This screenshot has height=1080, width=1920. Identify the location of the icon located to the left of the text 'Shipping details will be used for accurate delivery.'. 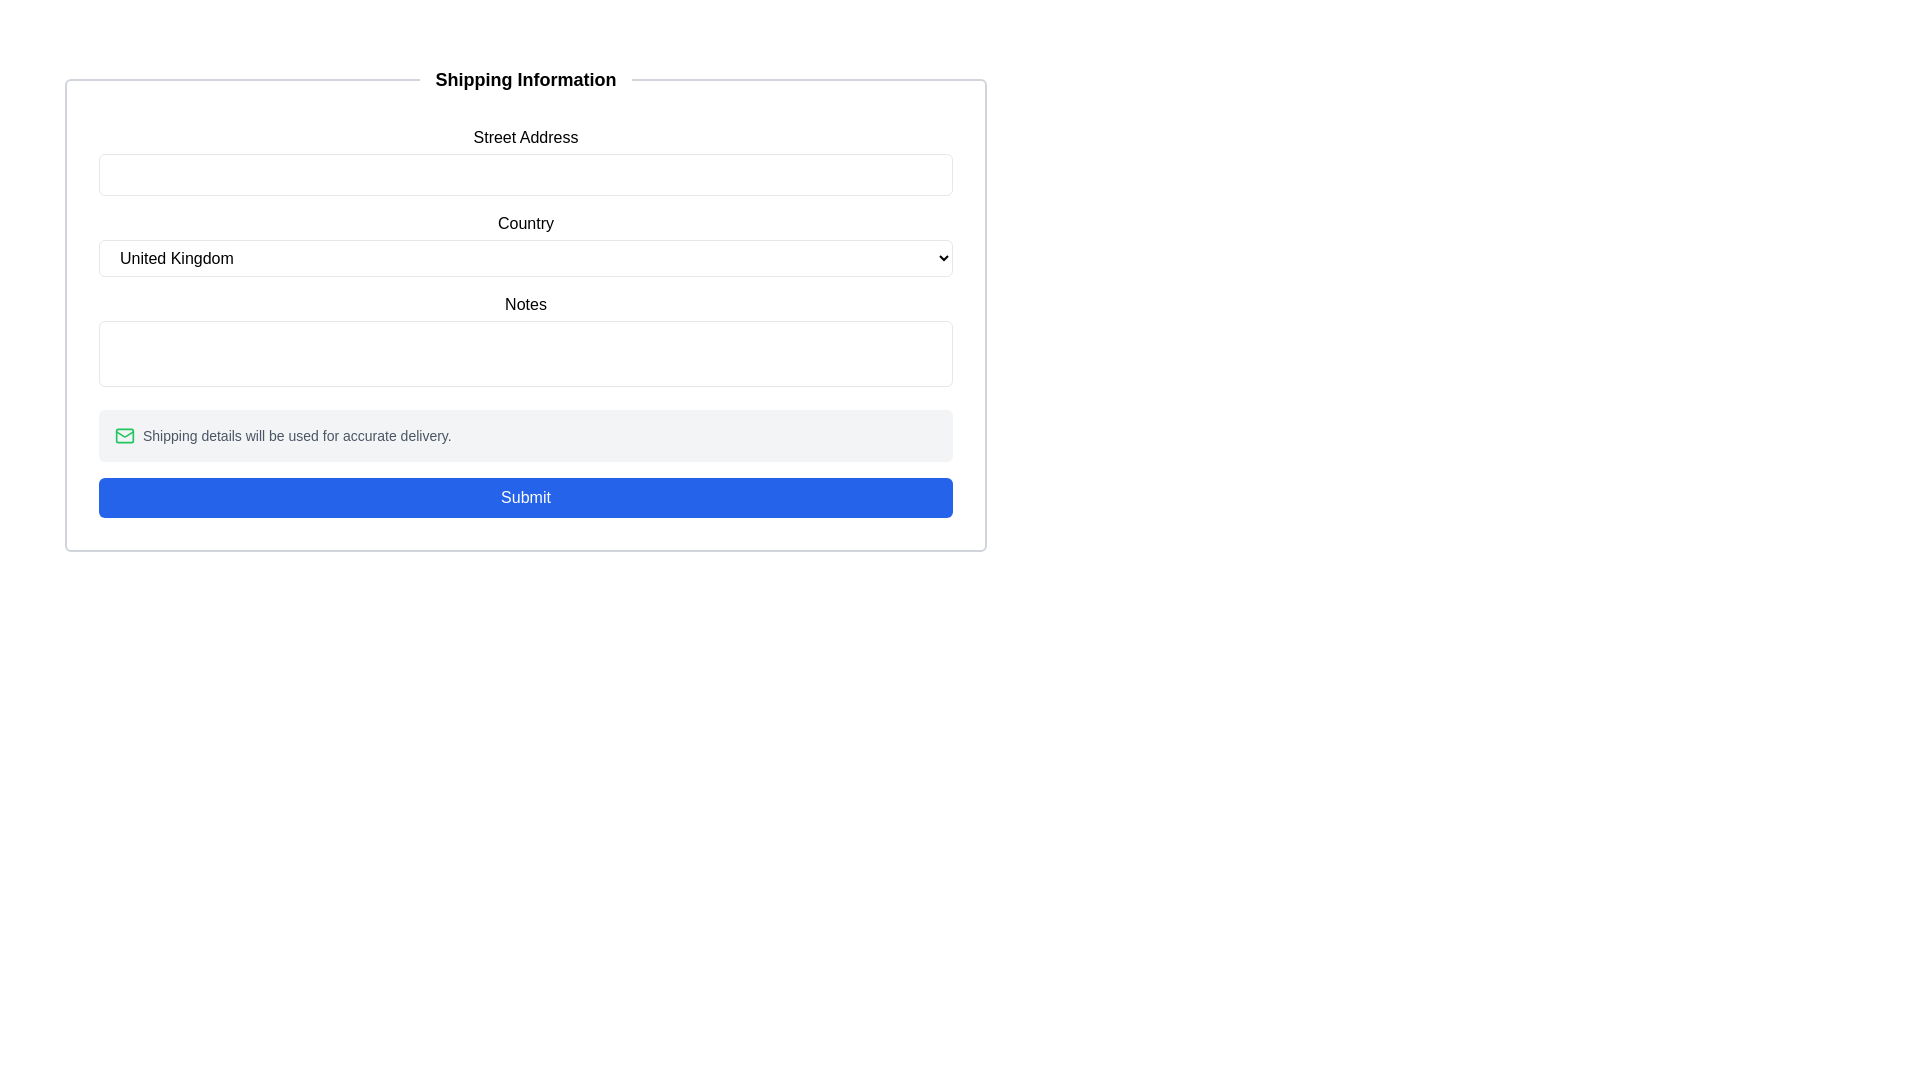
(123, 434).